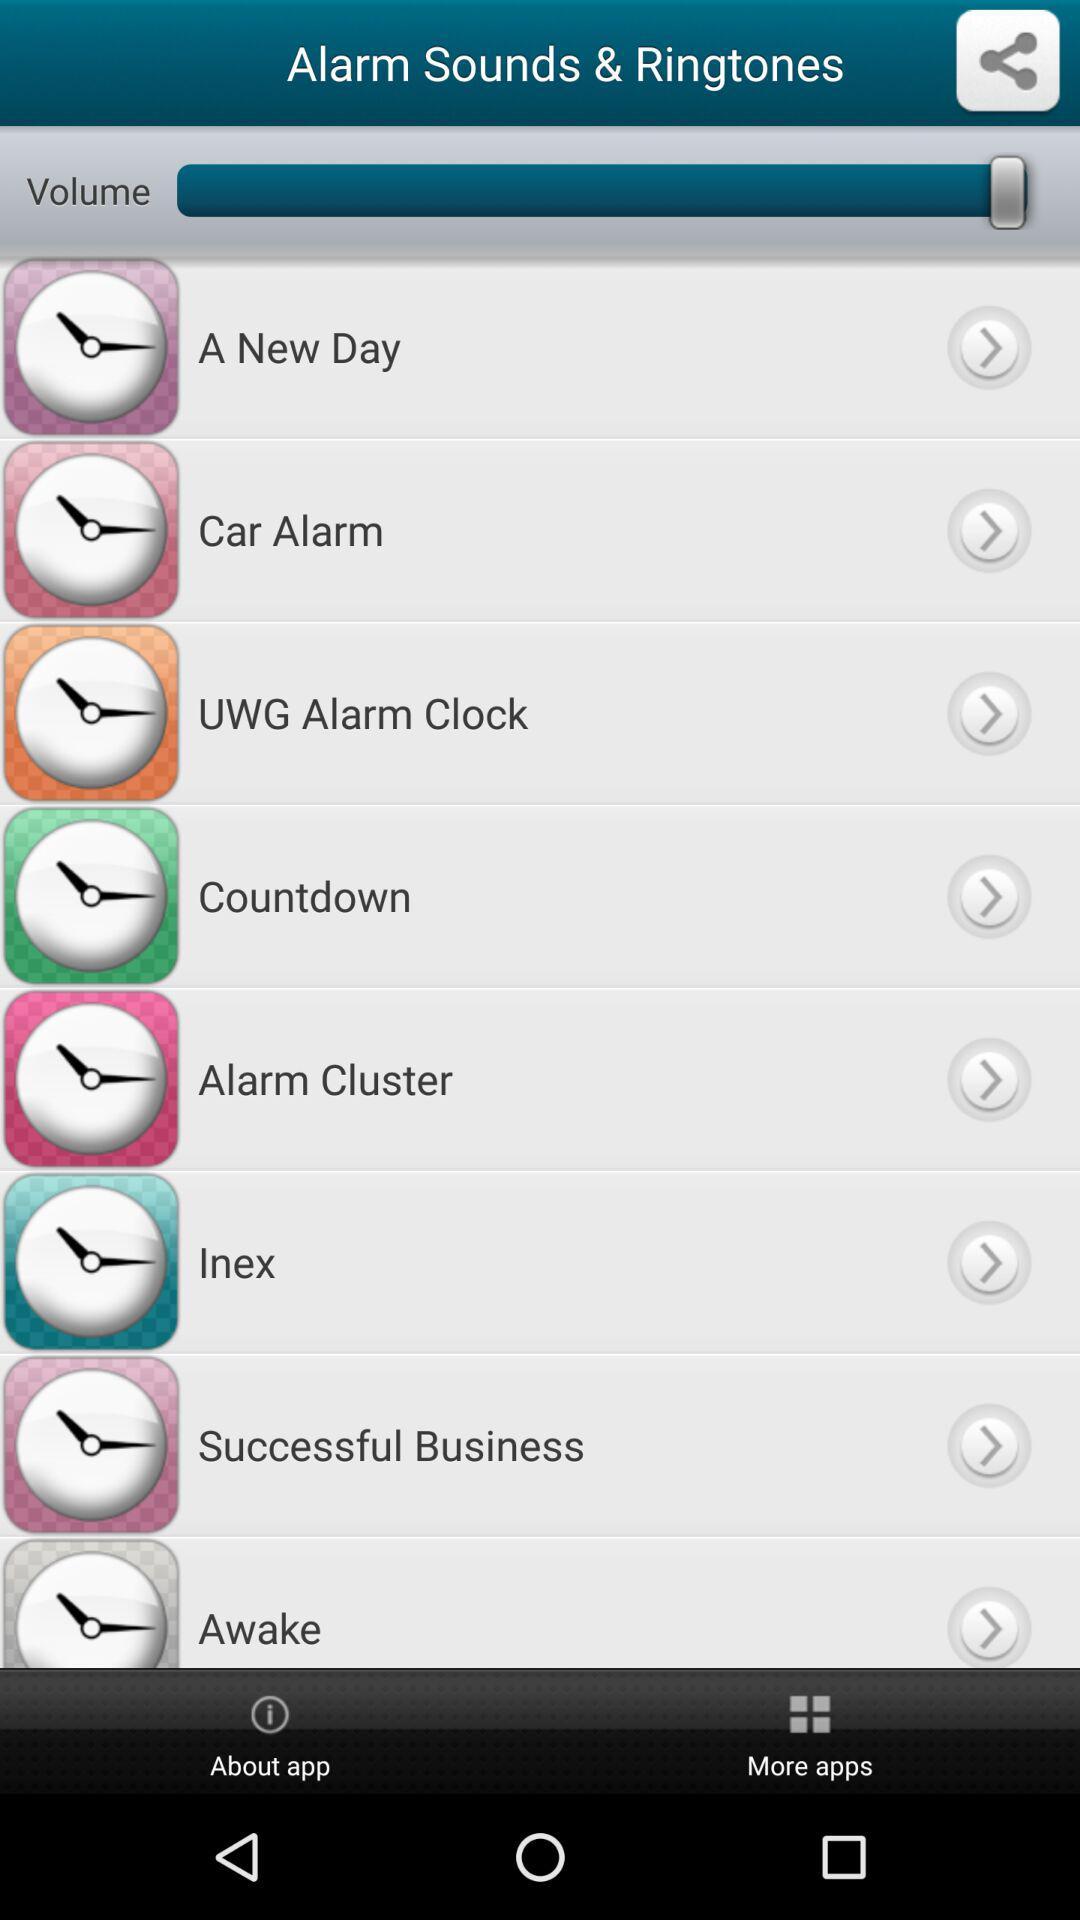 This screenshot has height=1920, width=1080. I want to click on back, so click(987, 1444).